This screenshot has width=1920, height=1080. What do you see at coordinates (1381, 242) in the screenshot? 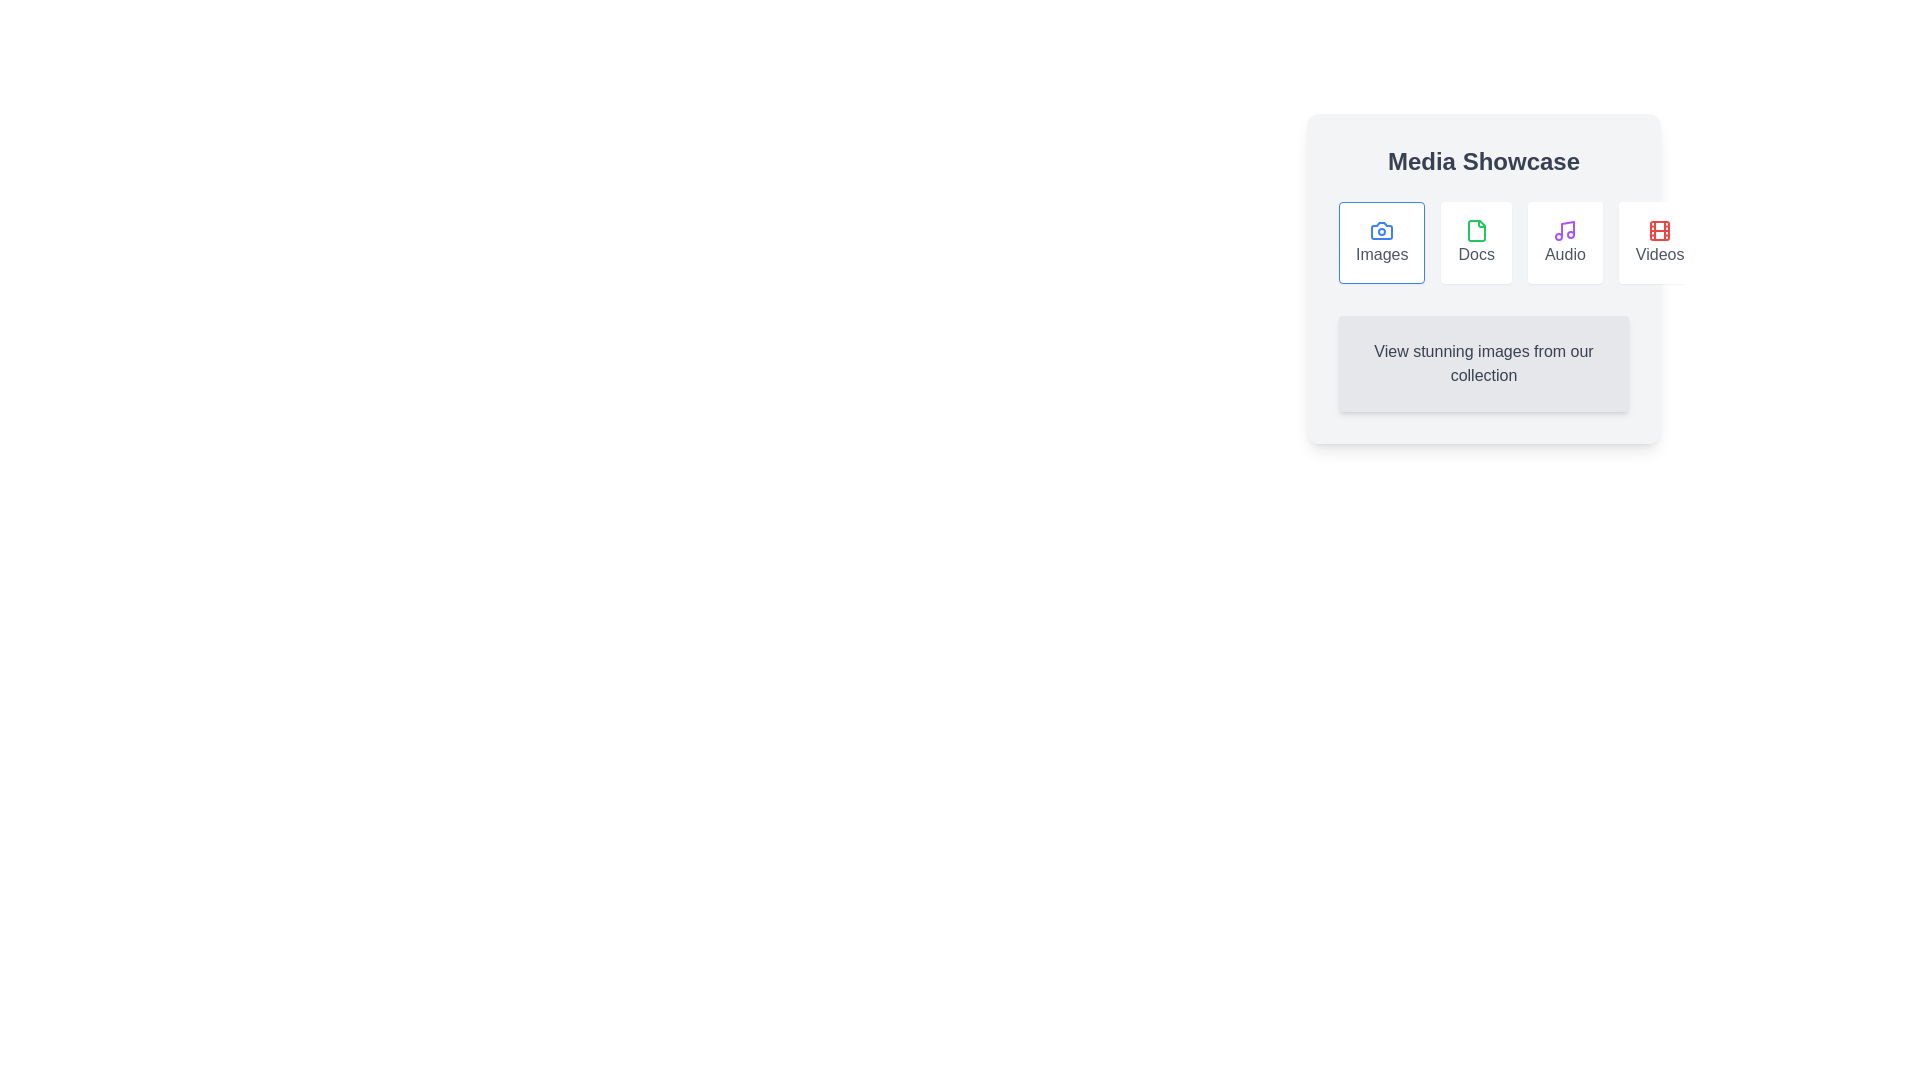
I see `the Images tab by clicking on its button` at bounding box center [1381, 242].